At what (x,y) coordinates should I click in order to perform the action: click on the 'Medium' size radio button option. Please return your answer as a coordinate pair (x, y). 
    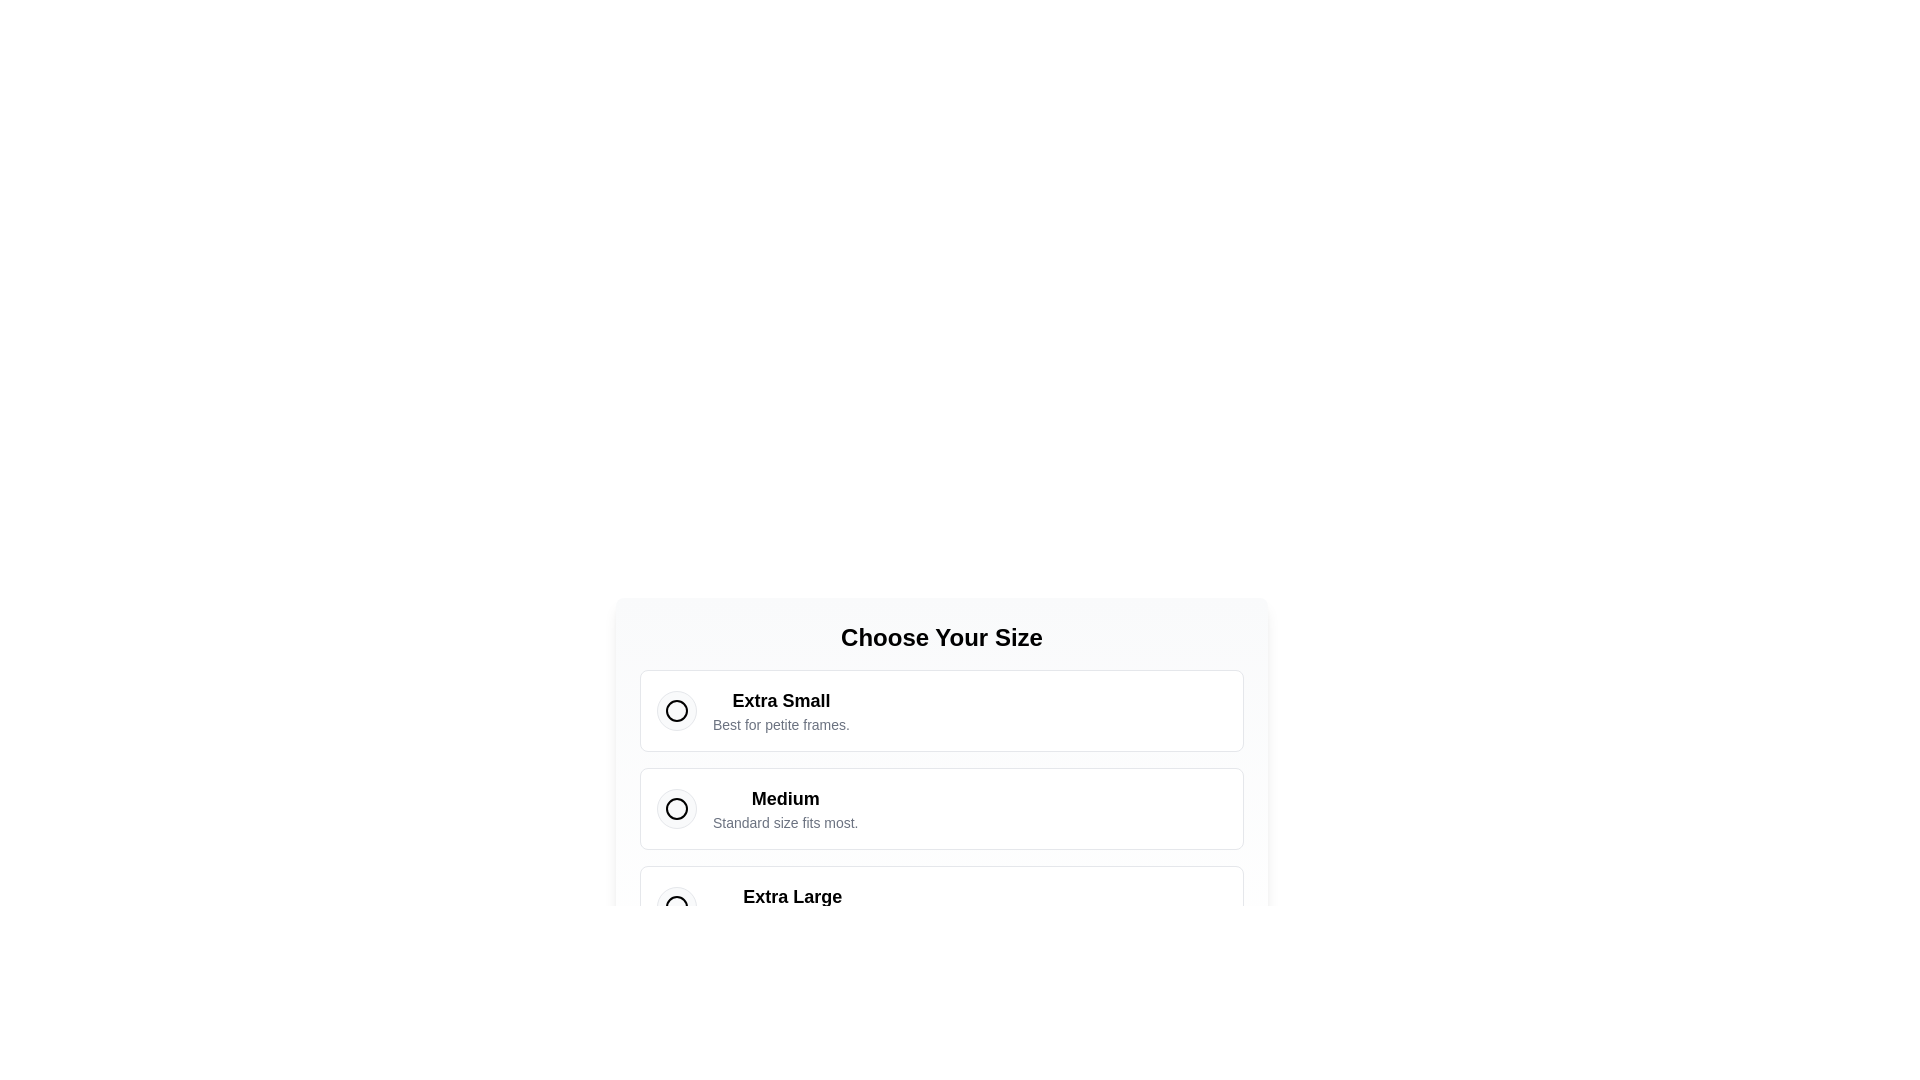
    Looking at the image, I should click on (940, 808).